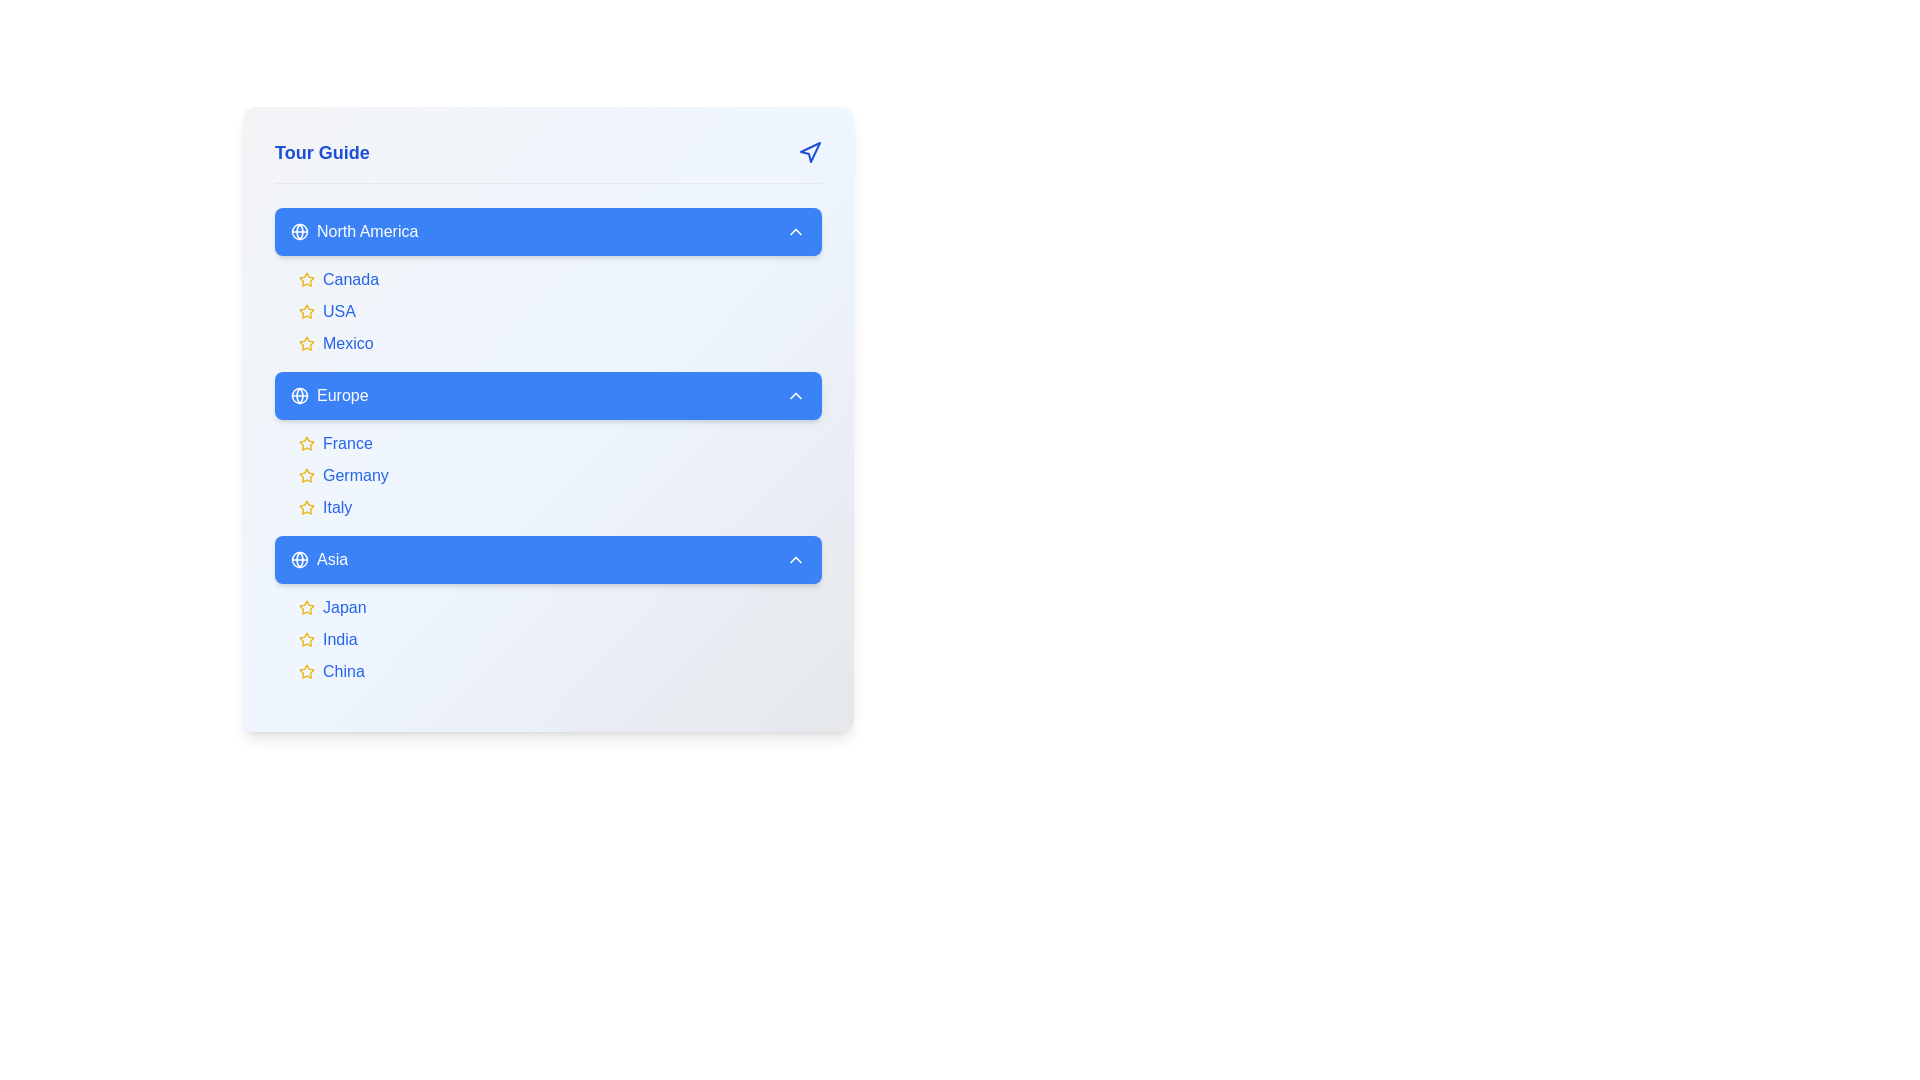  Describe the element at coordinates (548, 559) in the screenshot. I see `the collapsible button for the 'Asia' region` at that location.